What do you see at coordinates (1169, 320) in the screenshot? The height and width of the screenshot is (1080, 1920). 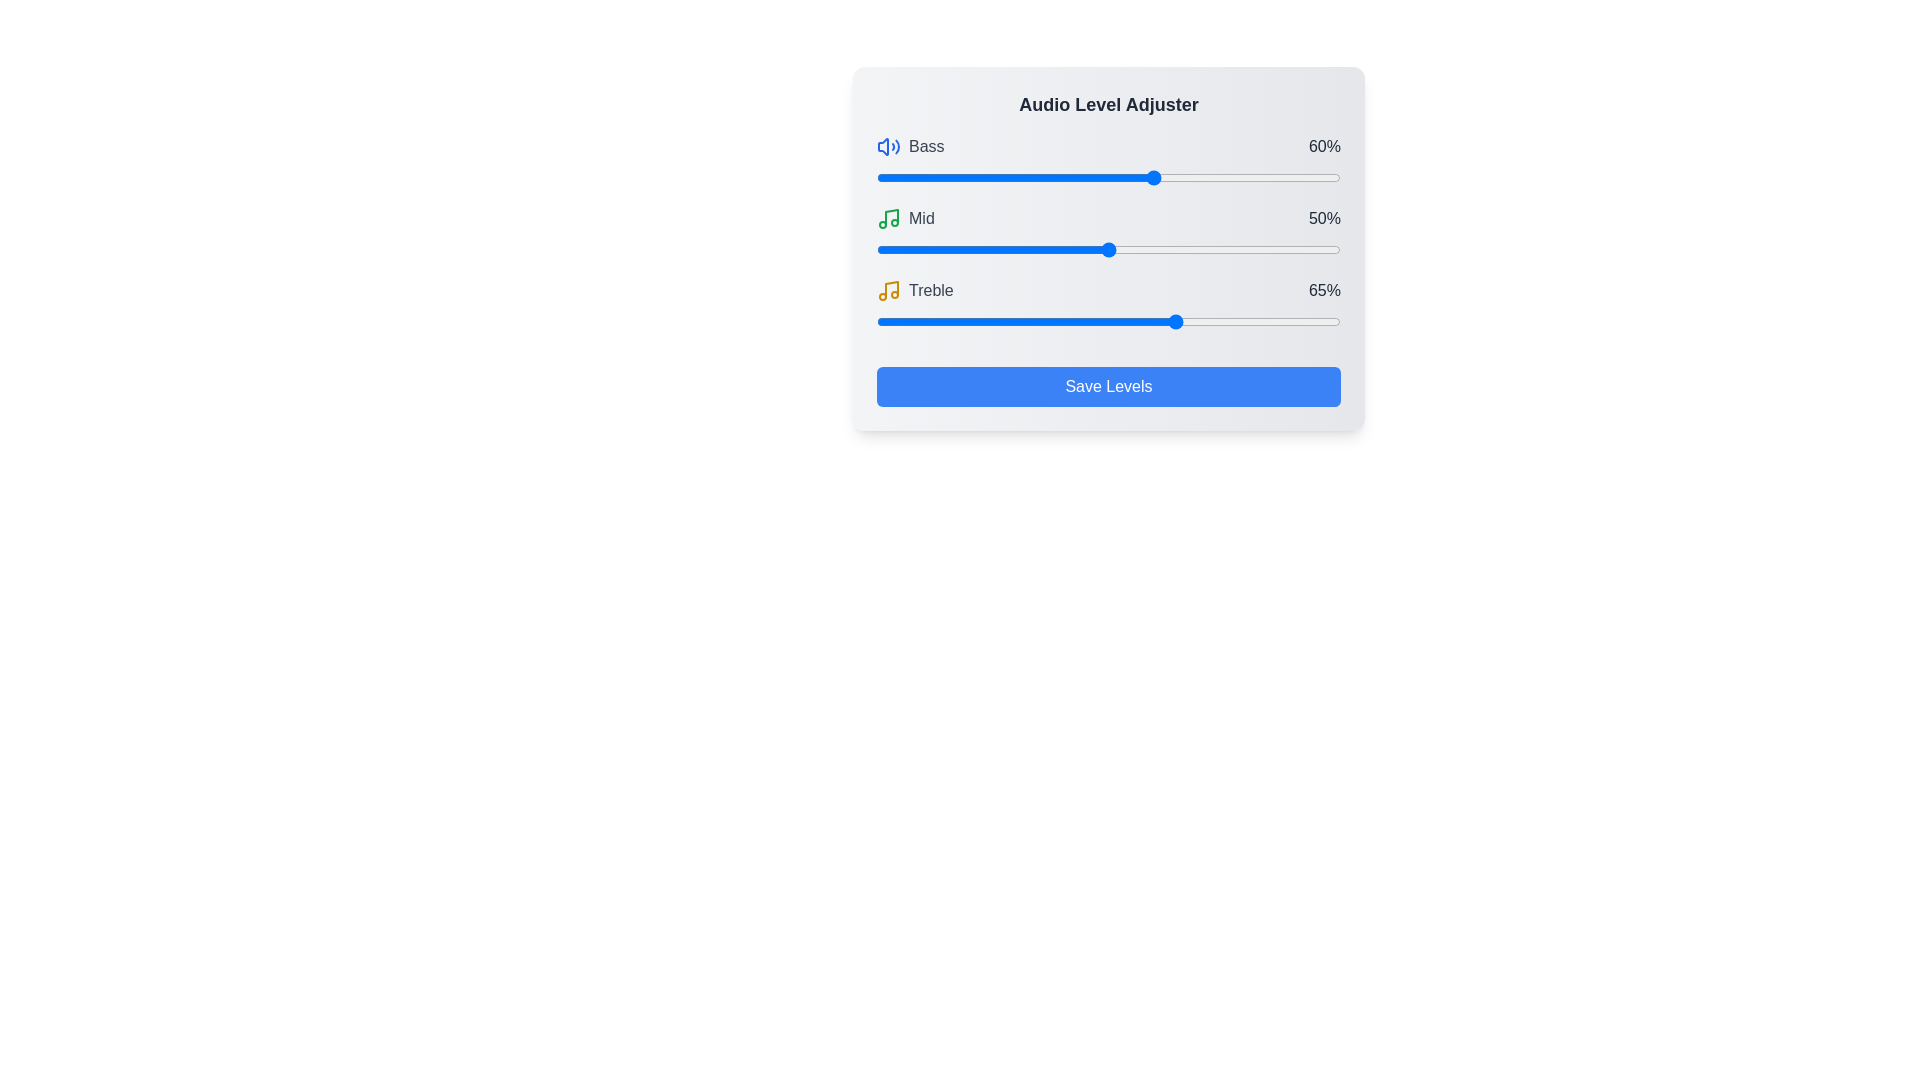 I see `the slider` at bounding box center [1169, 320].